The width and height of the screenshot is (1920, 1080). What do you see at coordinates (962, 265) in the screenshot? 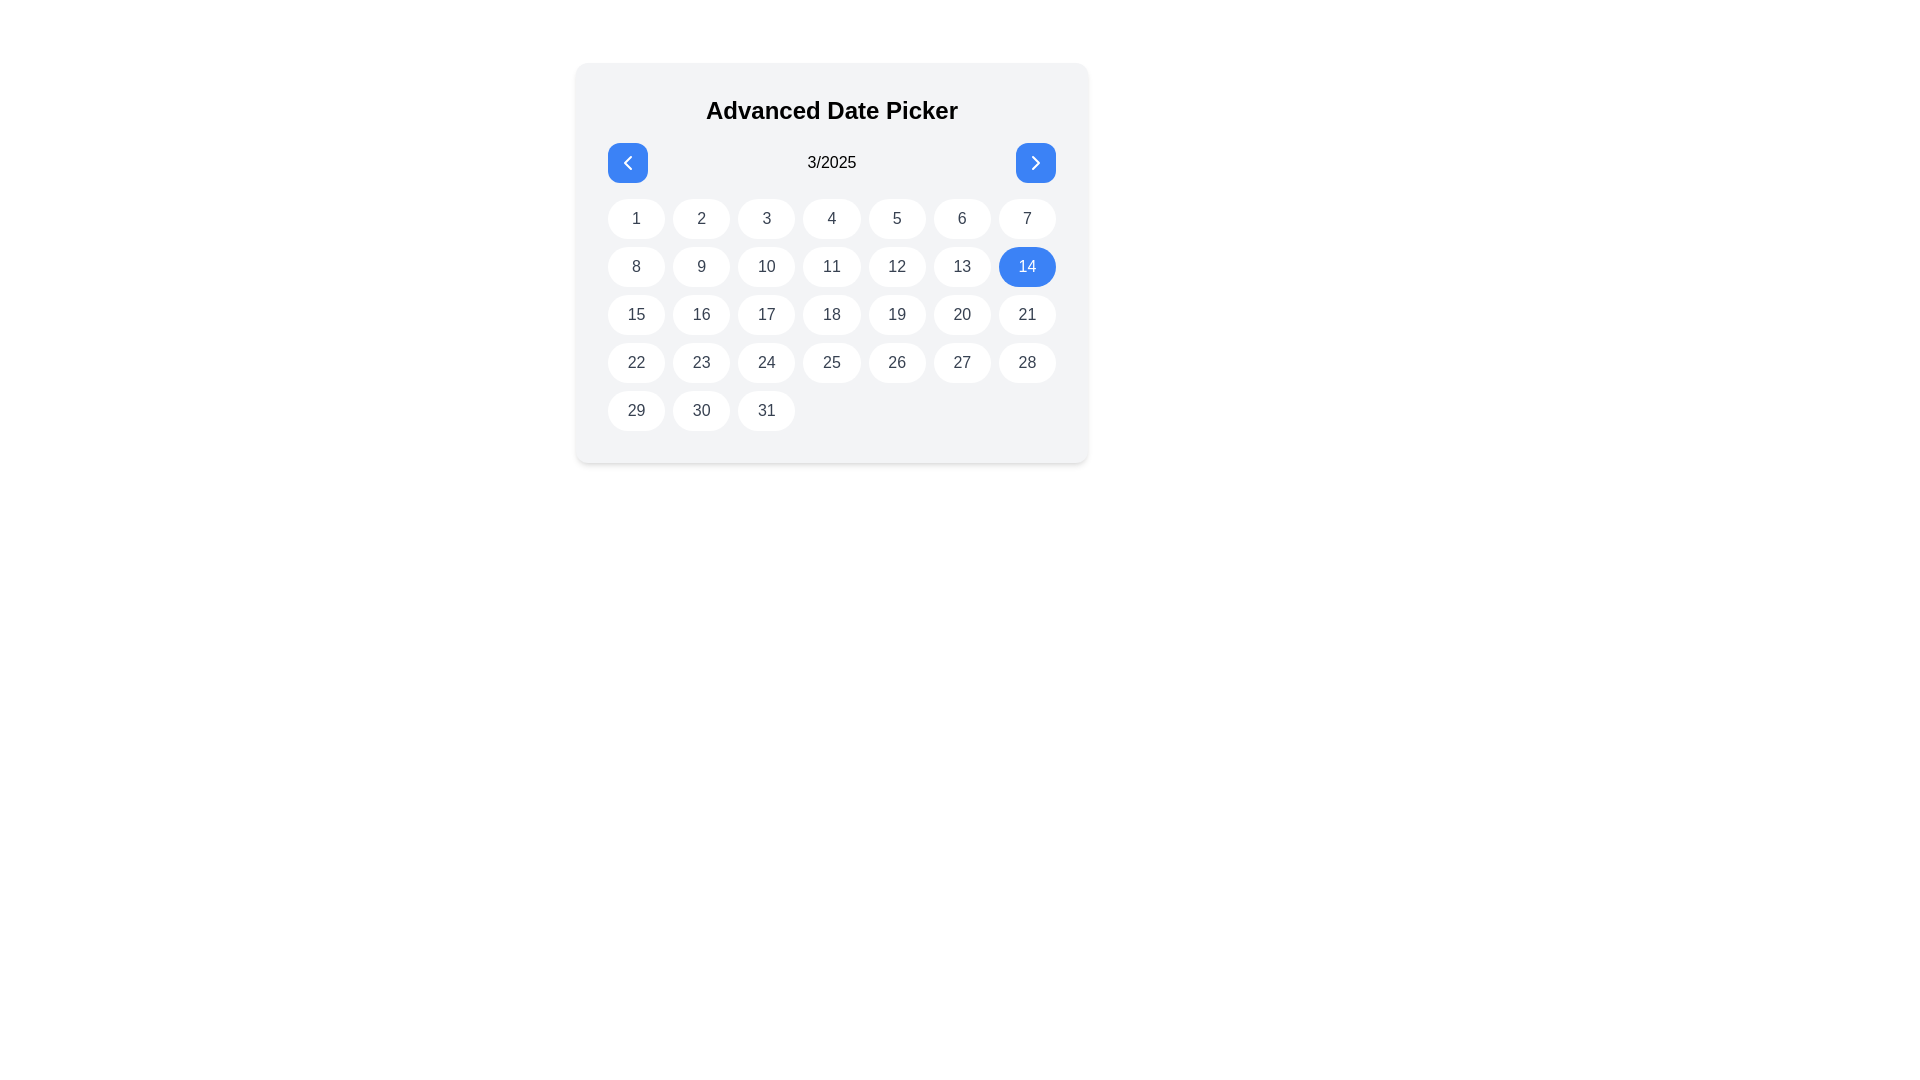
I see `the button representing the 13th day of the month in the date picker interface` at bounding box center [962, 265].